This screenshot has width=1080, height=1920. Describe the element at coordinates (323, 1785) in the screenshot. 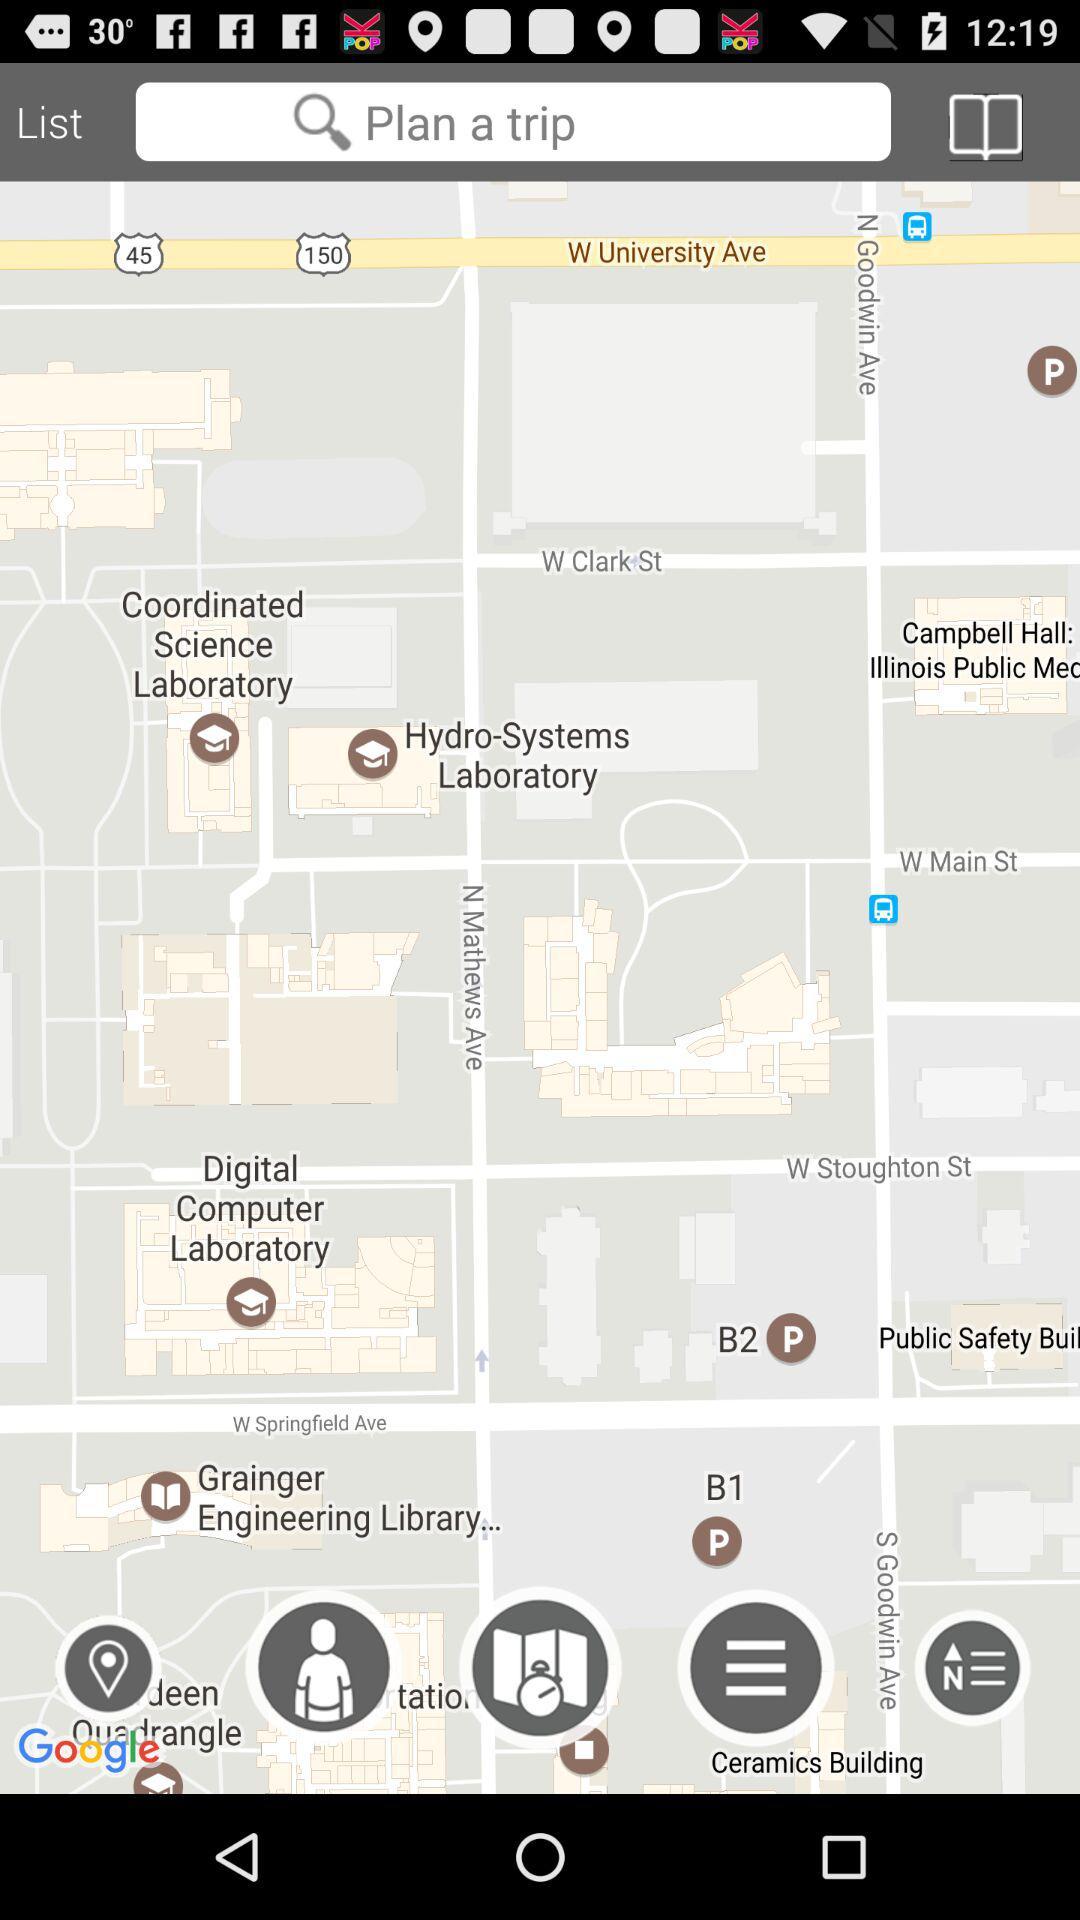

I see `the avatar icon` at that location.